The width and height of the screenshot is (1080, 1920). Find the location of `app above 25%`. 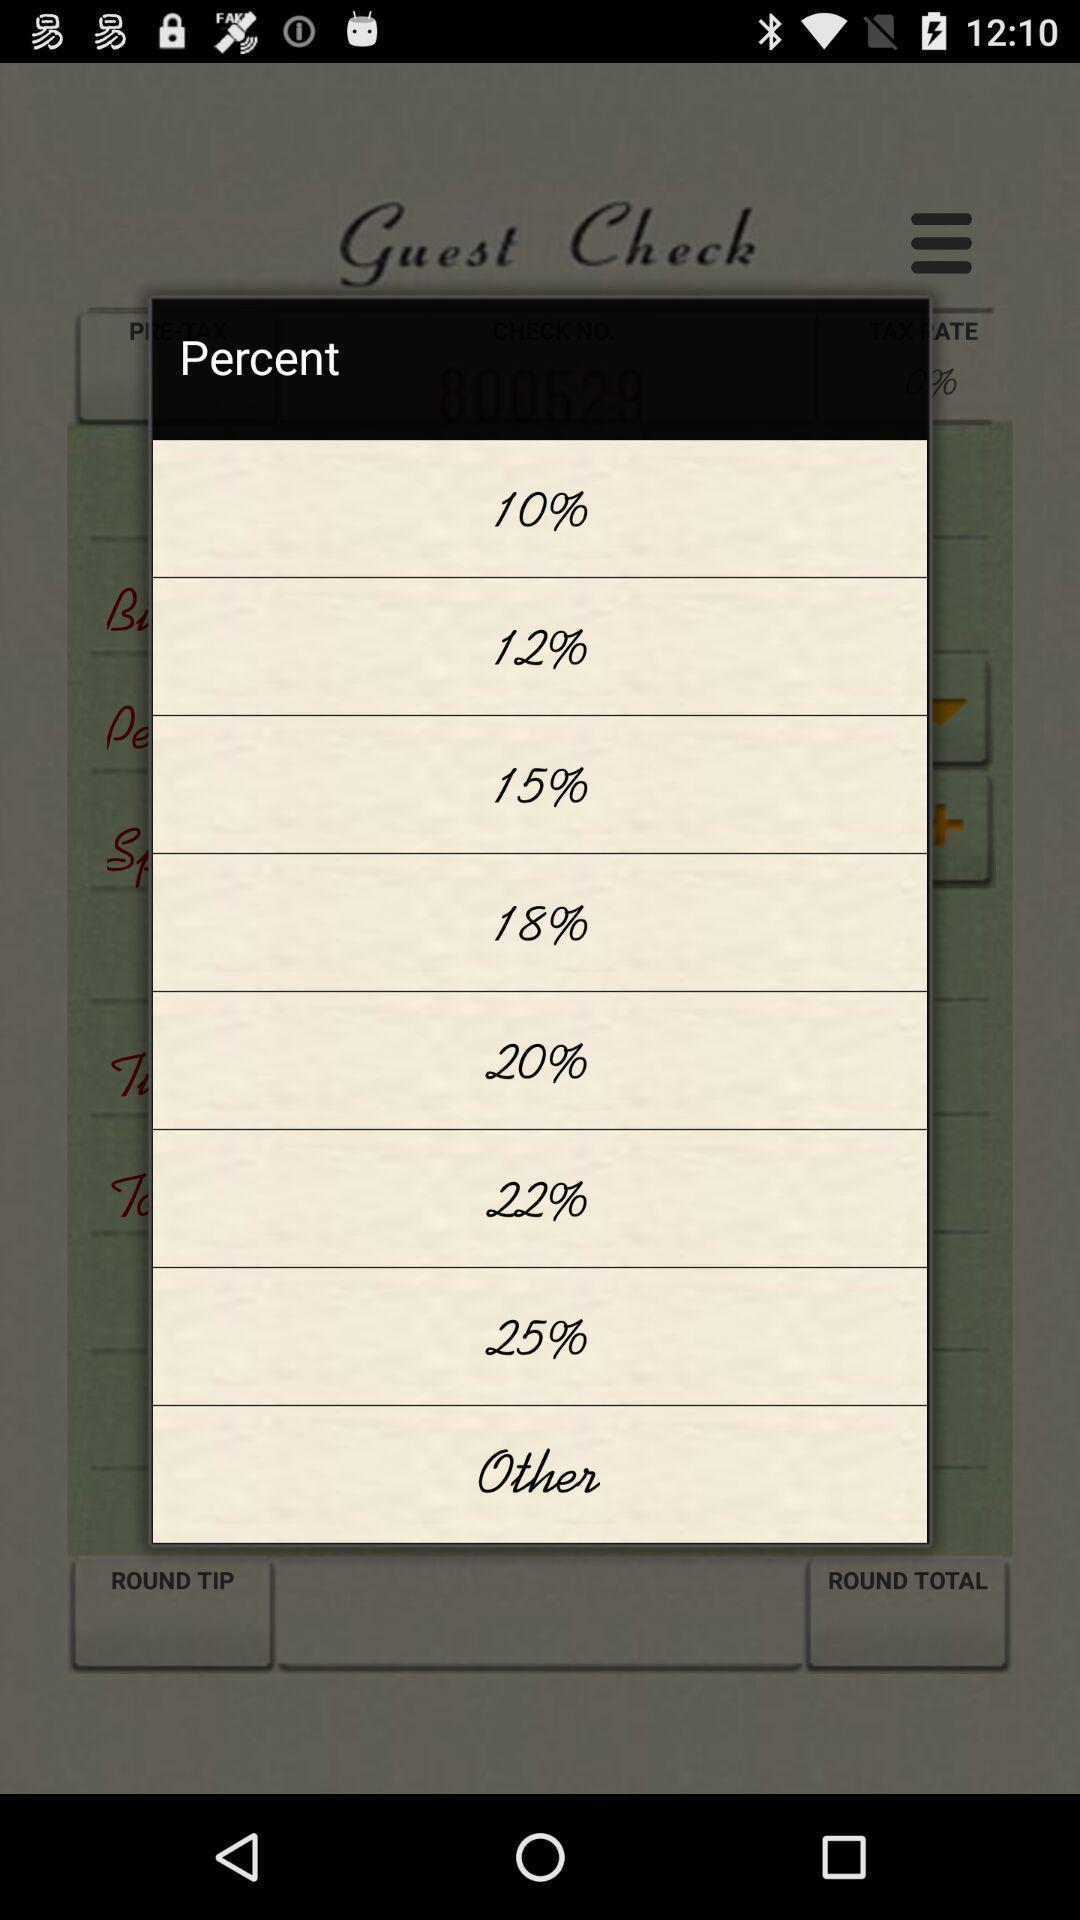

app above 25% is located at coordinates (540, 1198).